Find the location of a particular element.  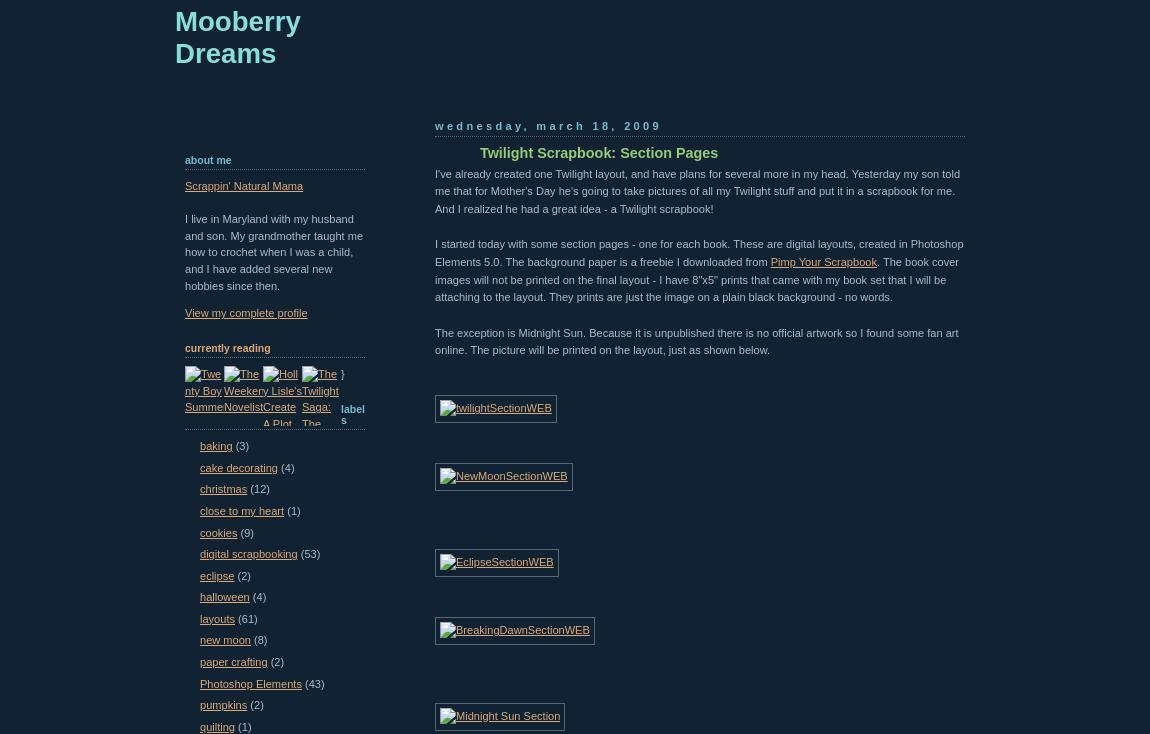

'new moon' is located at coordinates (224, 638).